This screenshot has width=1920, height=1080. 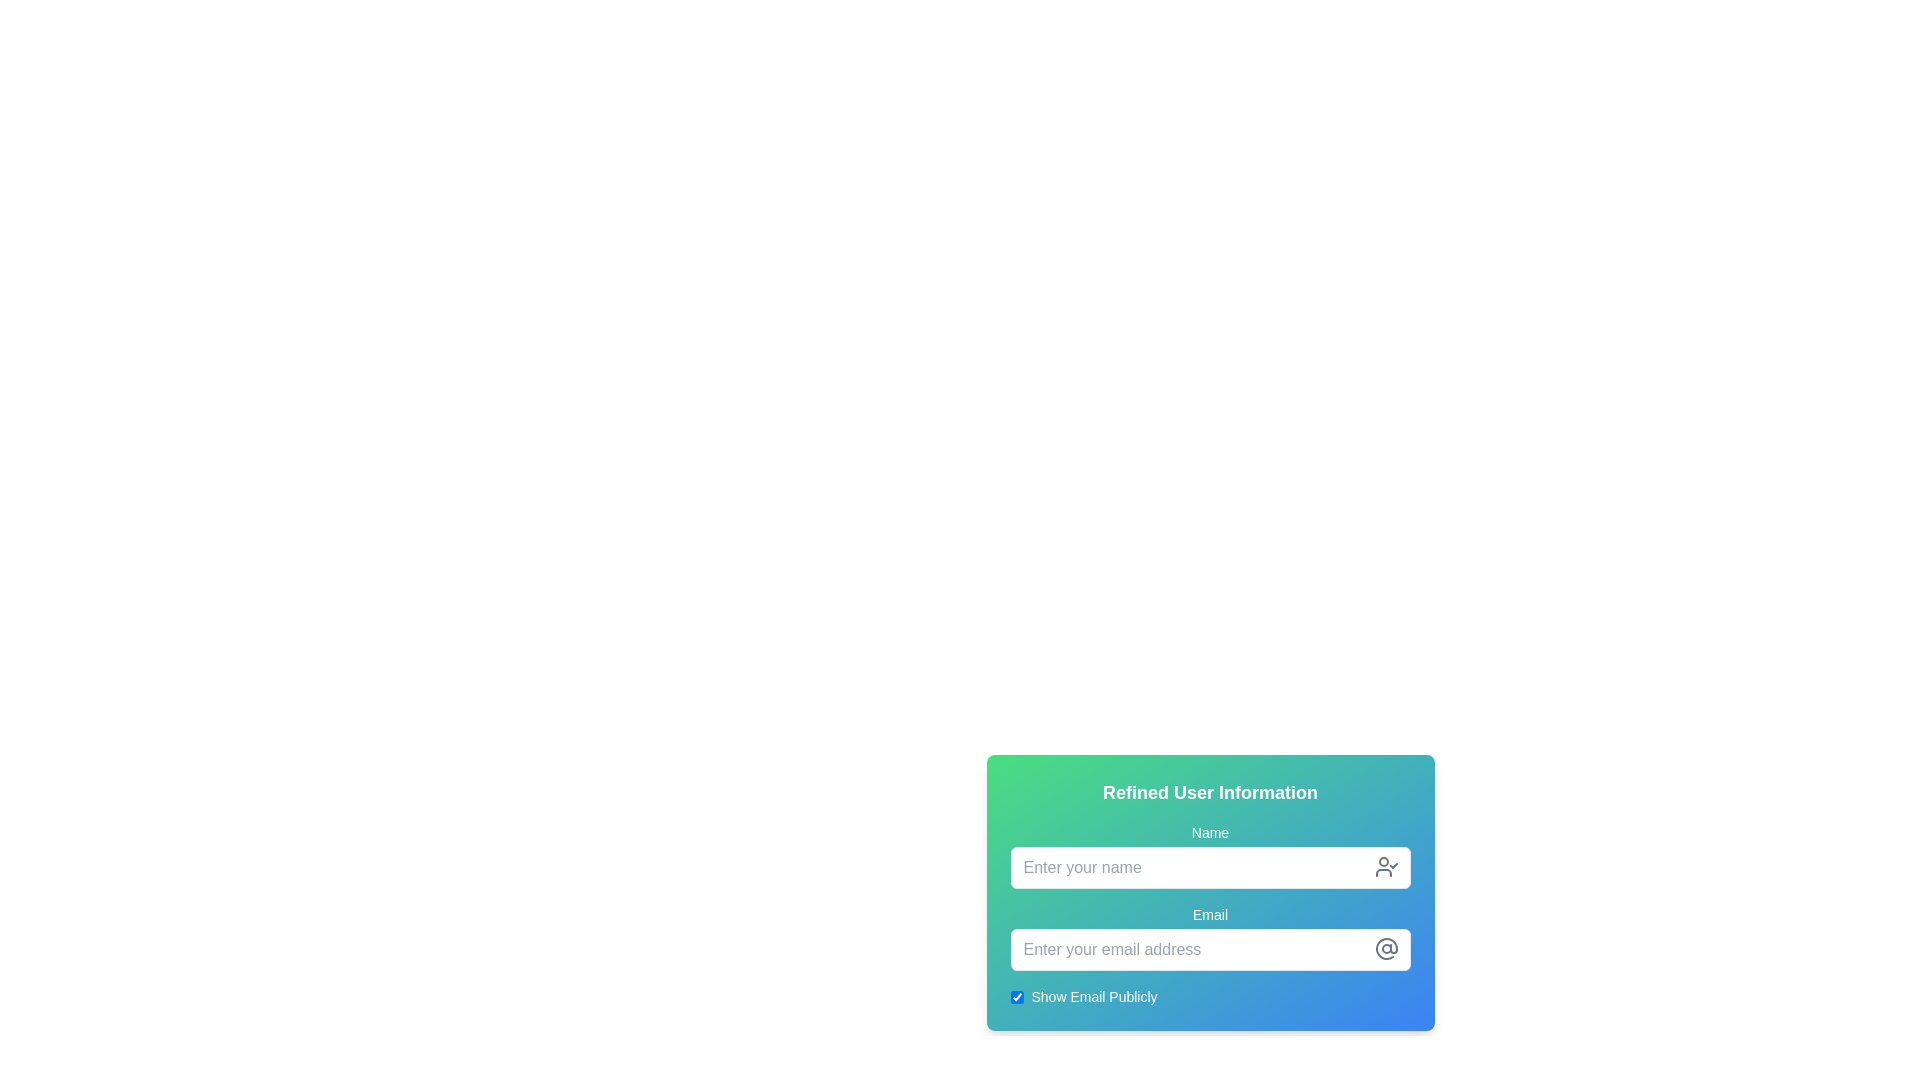 I want to click on the '@' icon styled in gray, located inside the 'Email' input field in the 'Refined User Information' form, so click(x=1385, y=947).